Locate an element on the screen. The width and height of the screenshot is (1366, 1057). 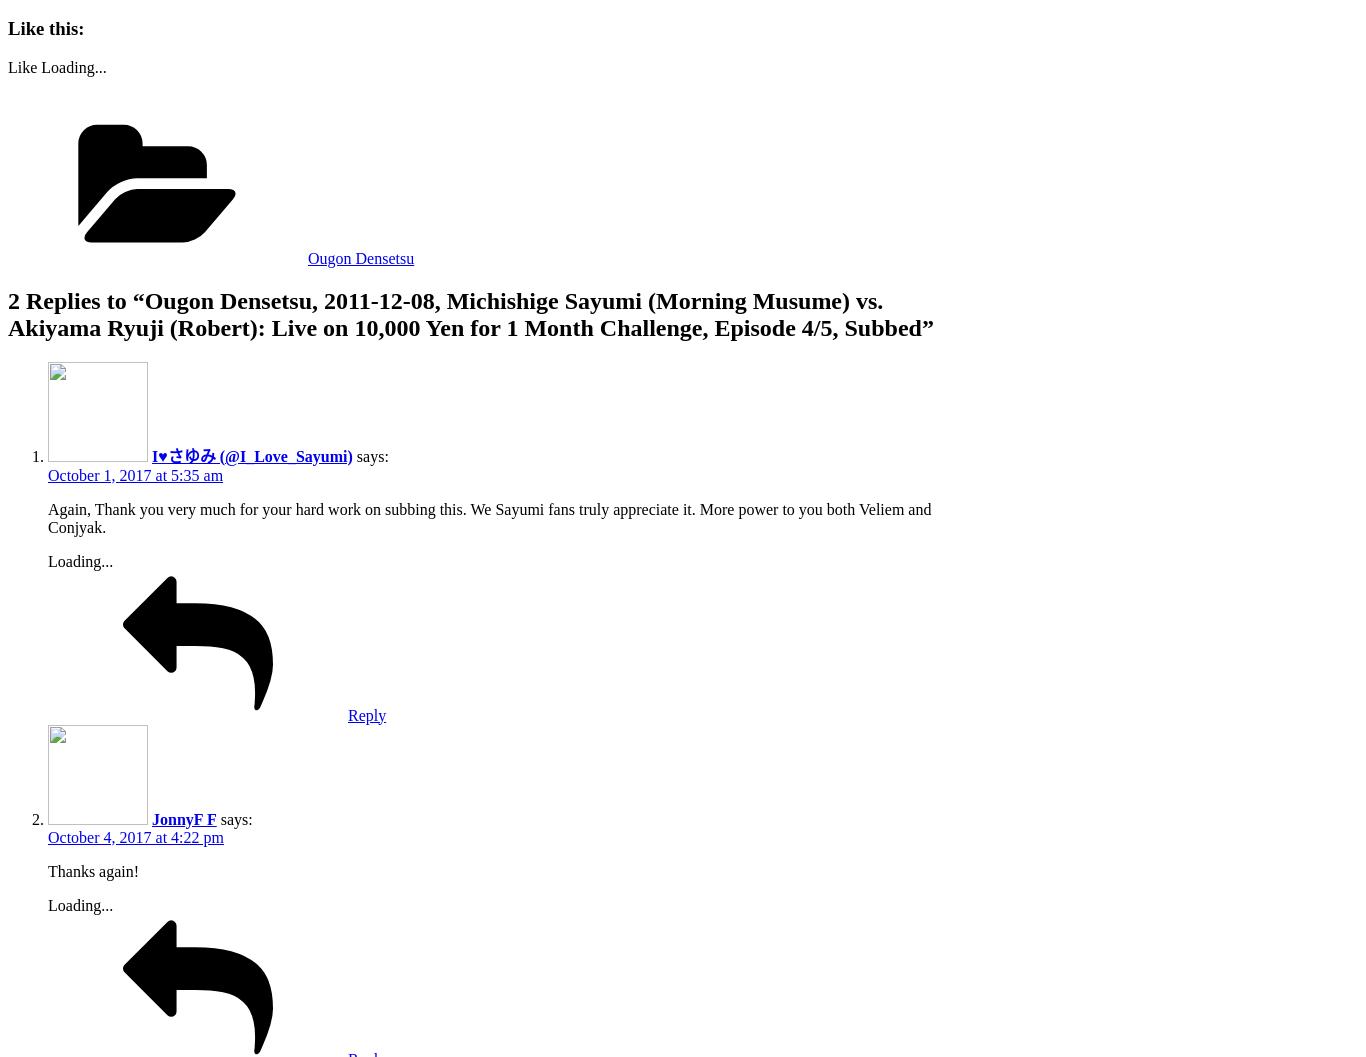
'JonnyF F' is located at coordinates (183, 818).